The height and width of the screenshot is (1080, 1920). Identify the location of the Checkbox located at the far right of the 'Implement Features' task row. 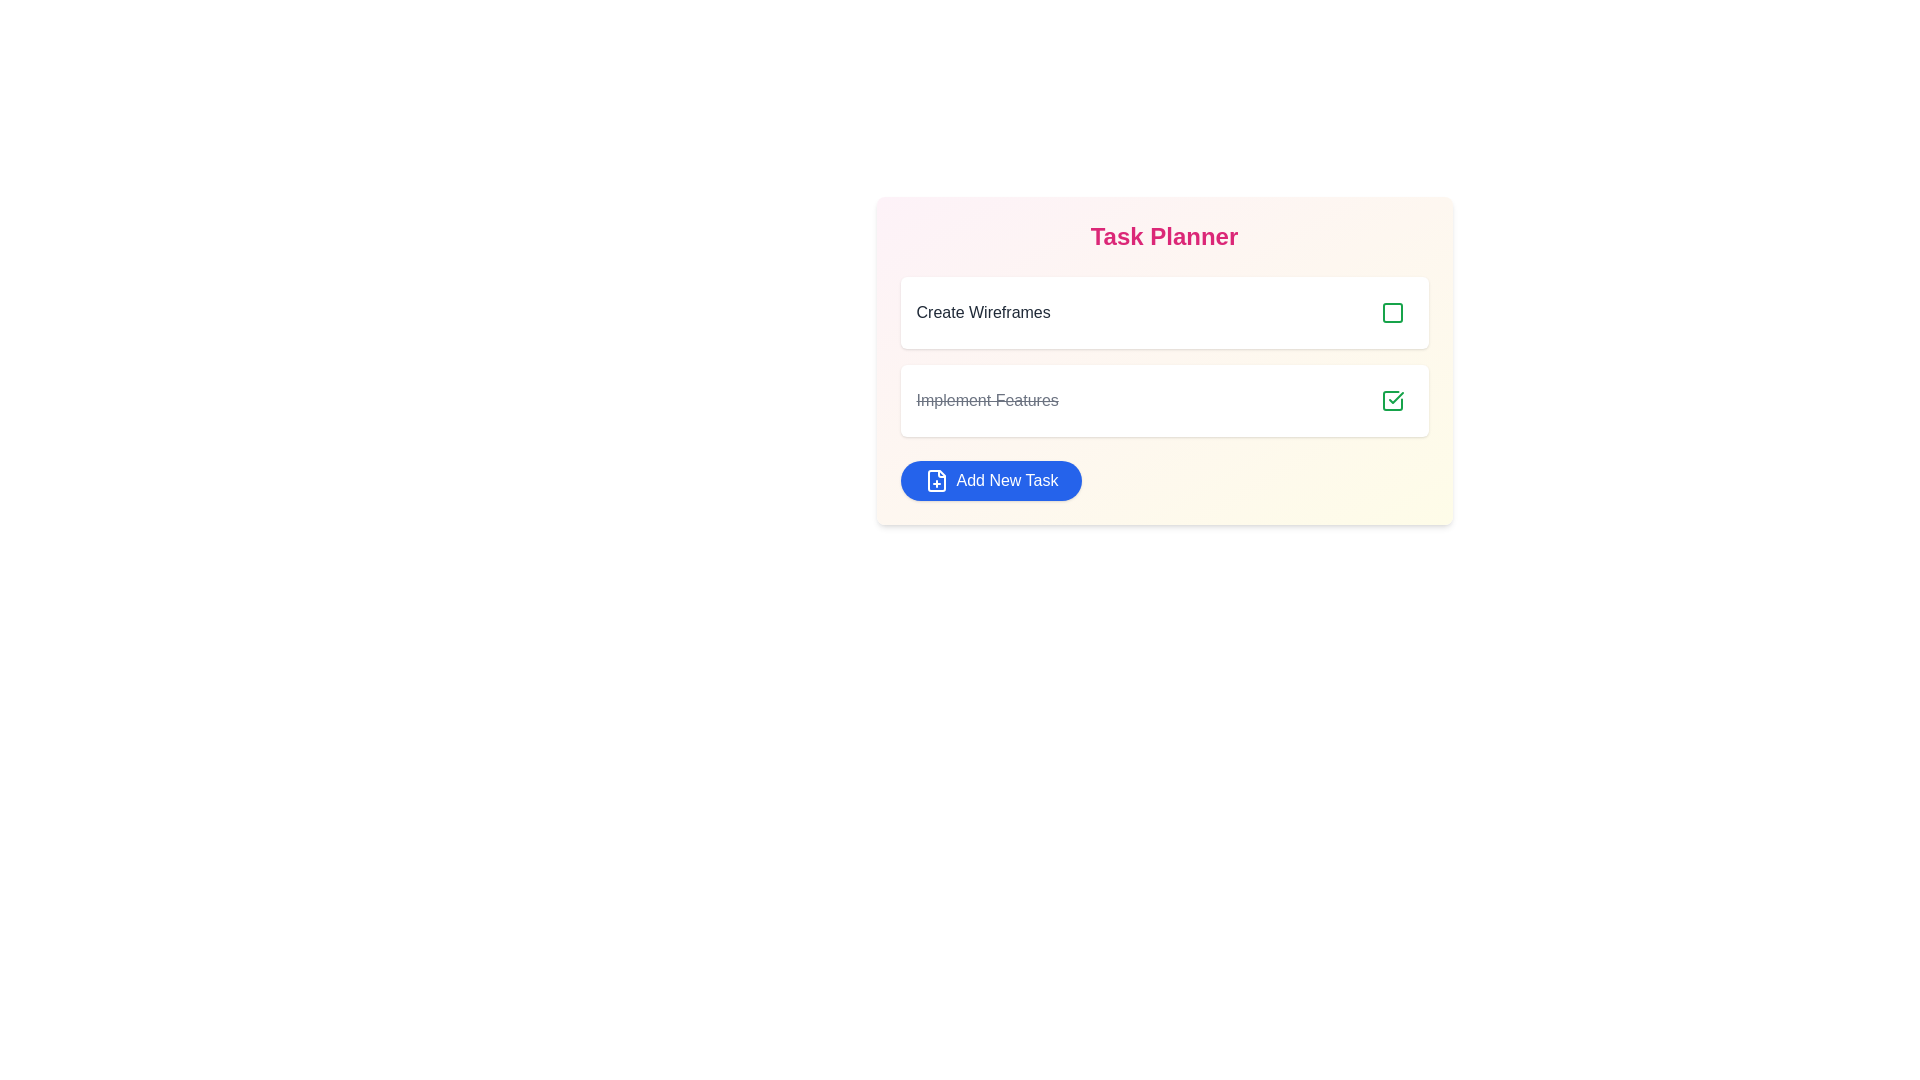
(1391, 401).